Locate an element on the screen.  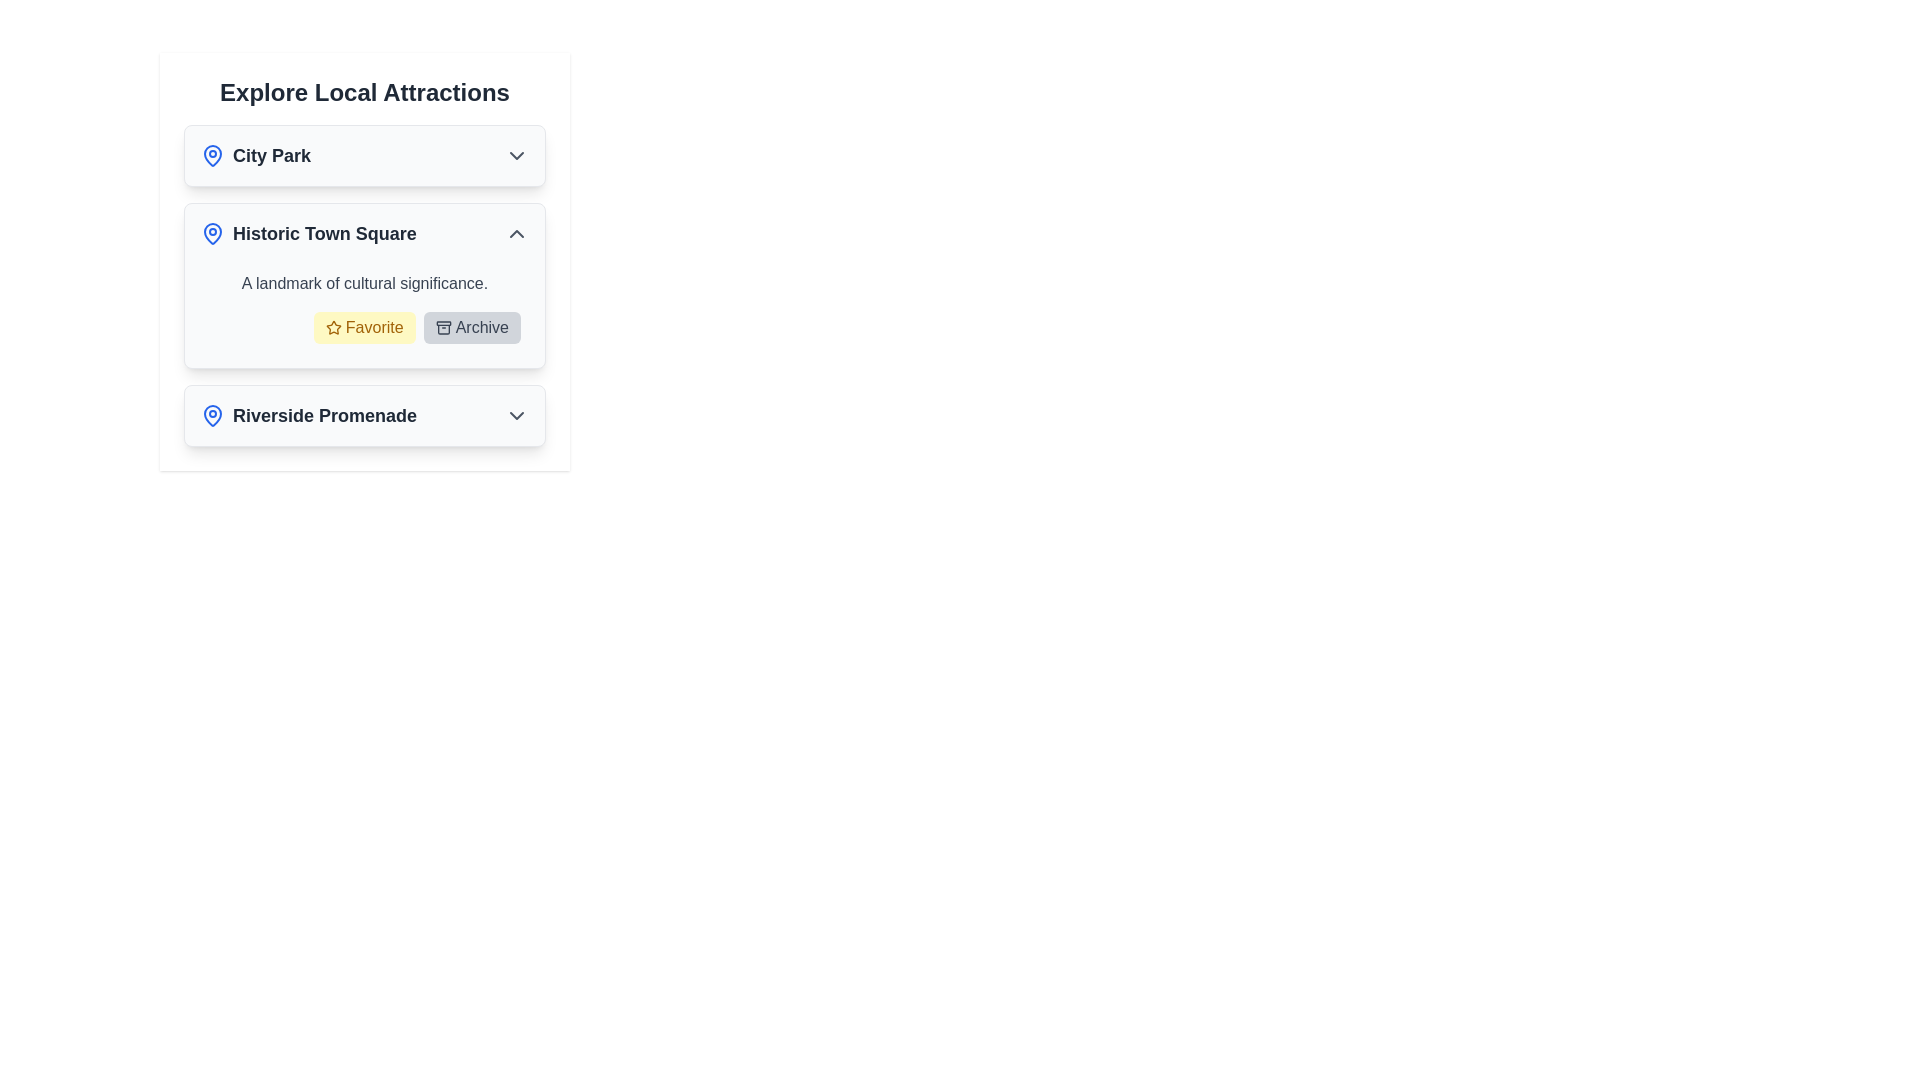
the first button labeled 'City Park' in the list of attractions under 'Explore Local Attractions' is located at coordinates (364, 154).